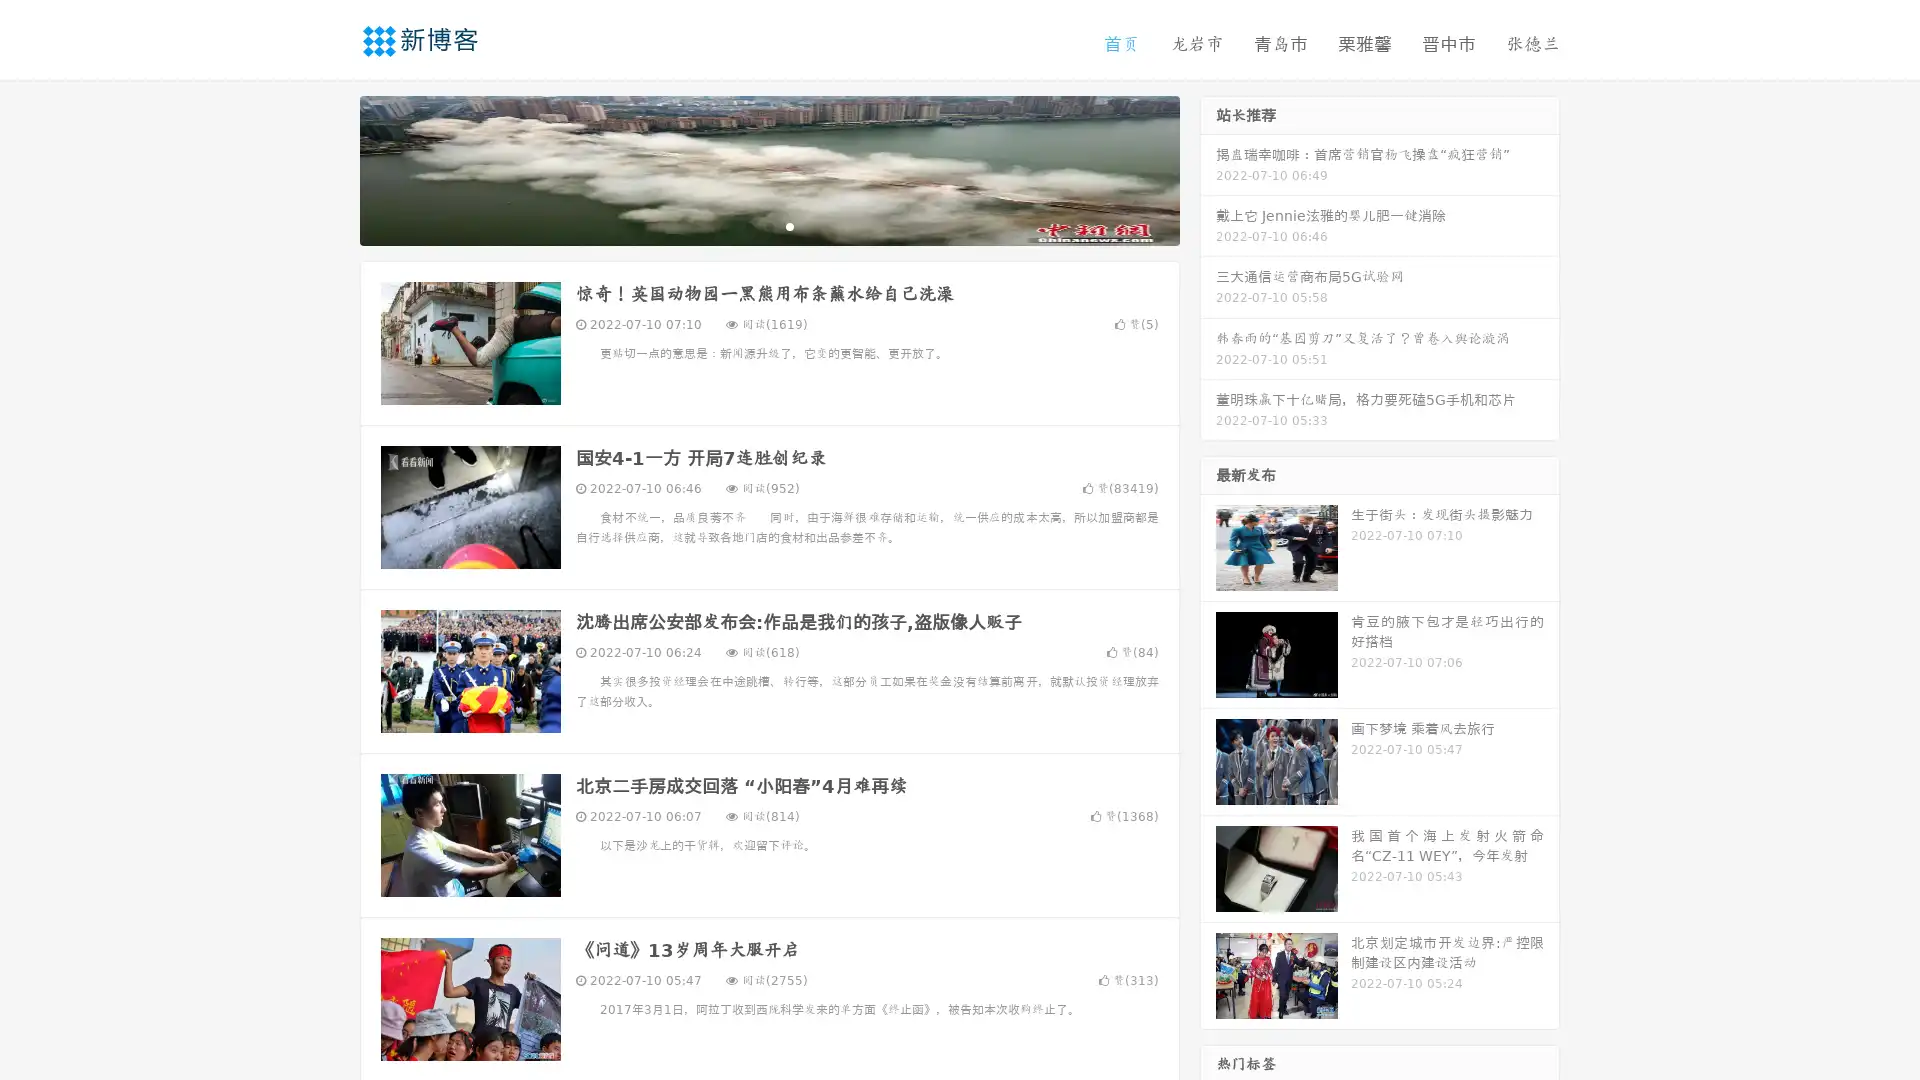 This screenshot has width=1920, height=1080. What do you see at coordinates (768, 225) in the screenshot?
I see `Go to slide 2` at bounding box center [768, 225].